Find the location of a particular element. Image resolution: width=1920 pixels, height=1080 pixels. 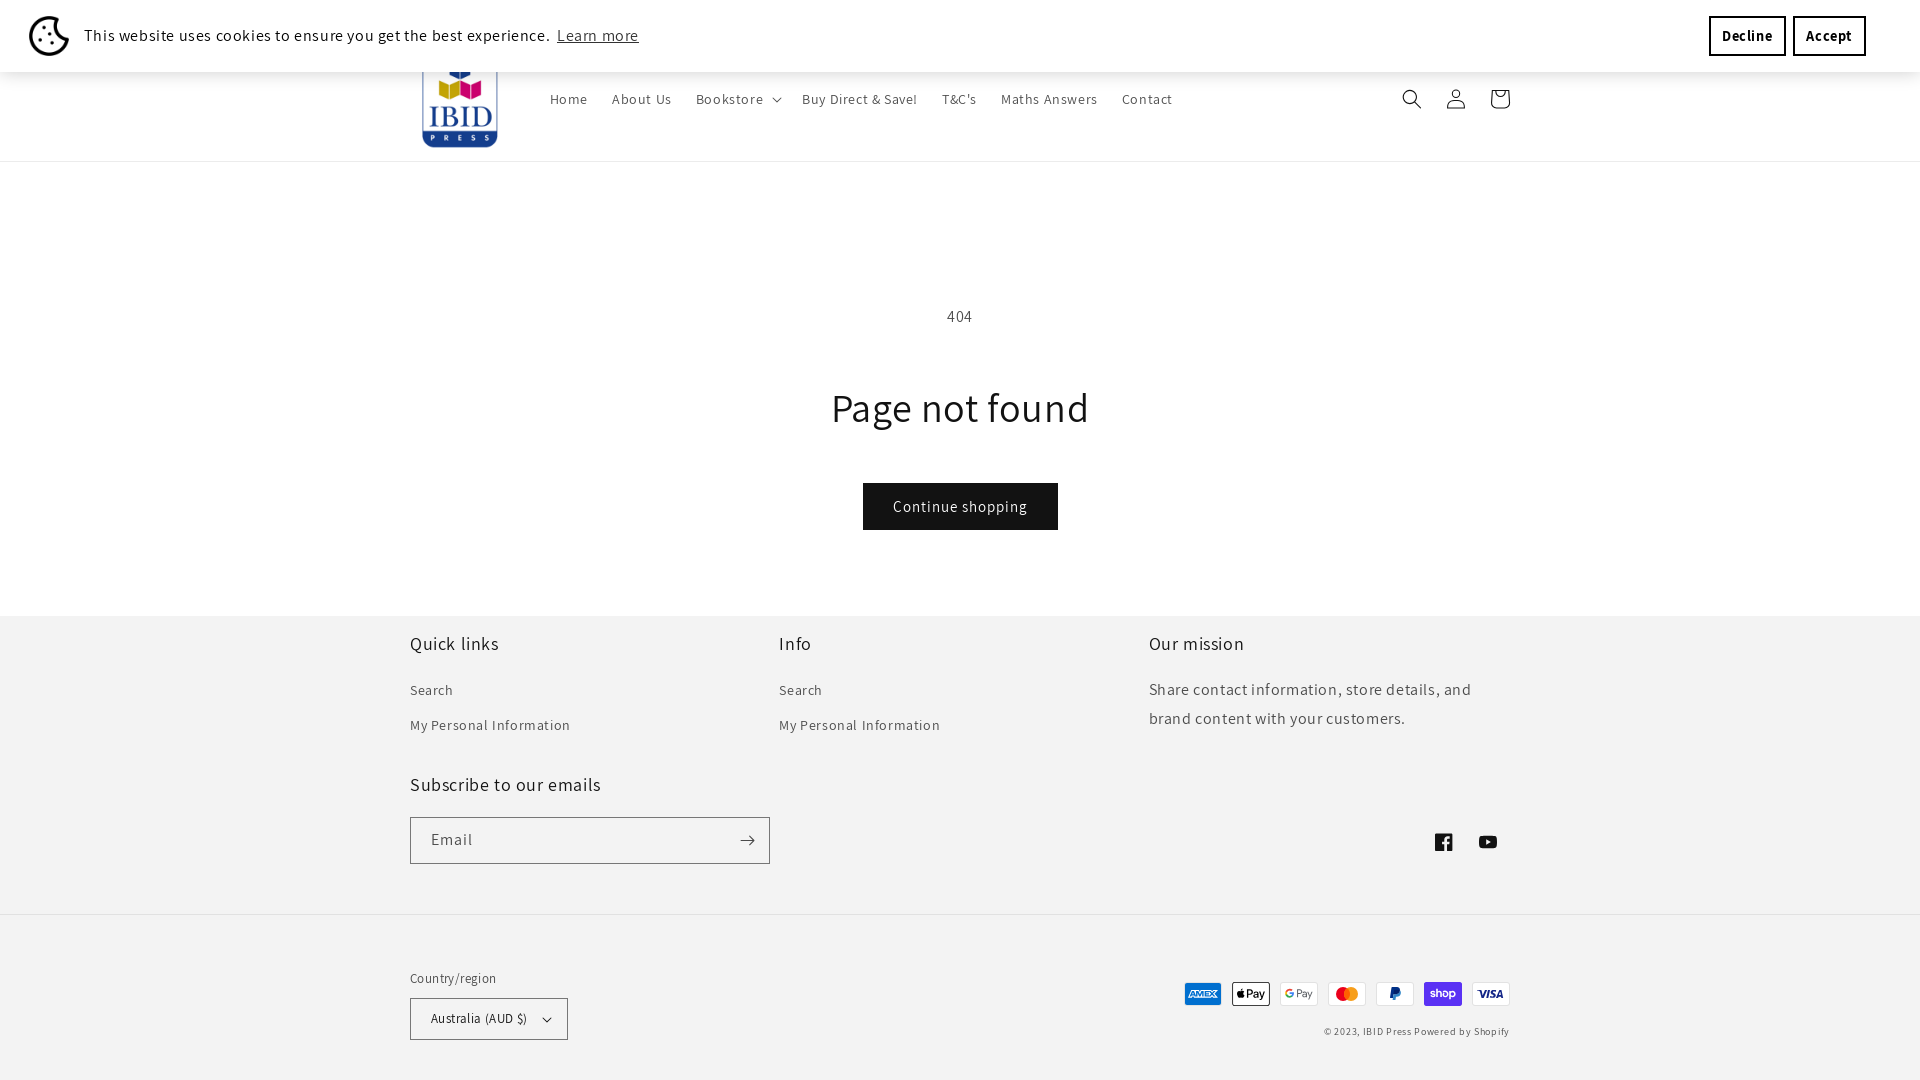

'Home' is located at coordinates (568, 99).